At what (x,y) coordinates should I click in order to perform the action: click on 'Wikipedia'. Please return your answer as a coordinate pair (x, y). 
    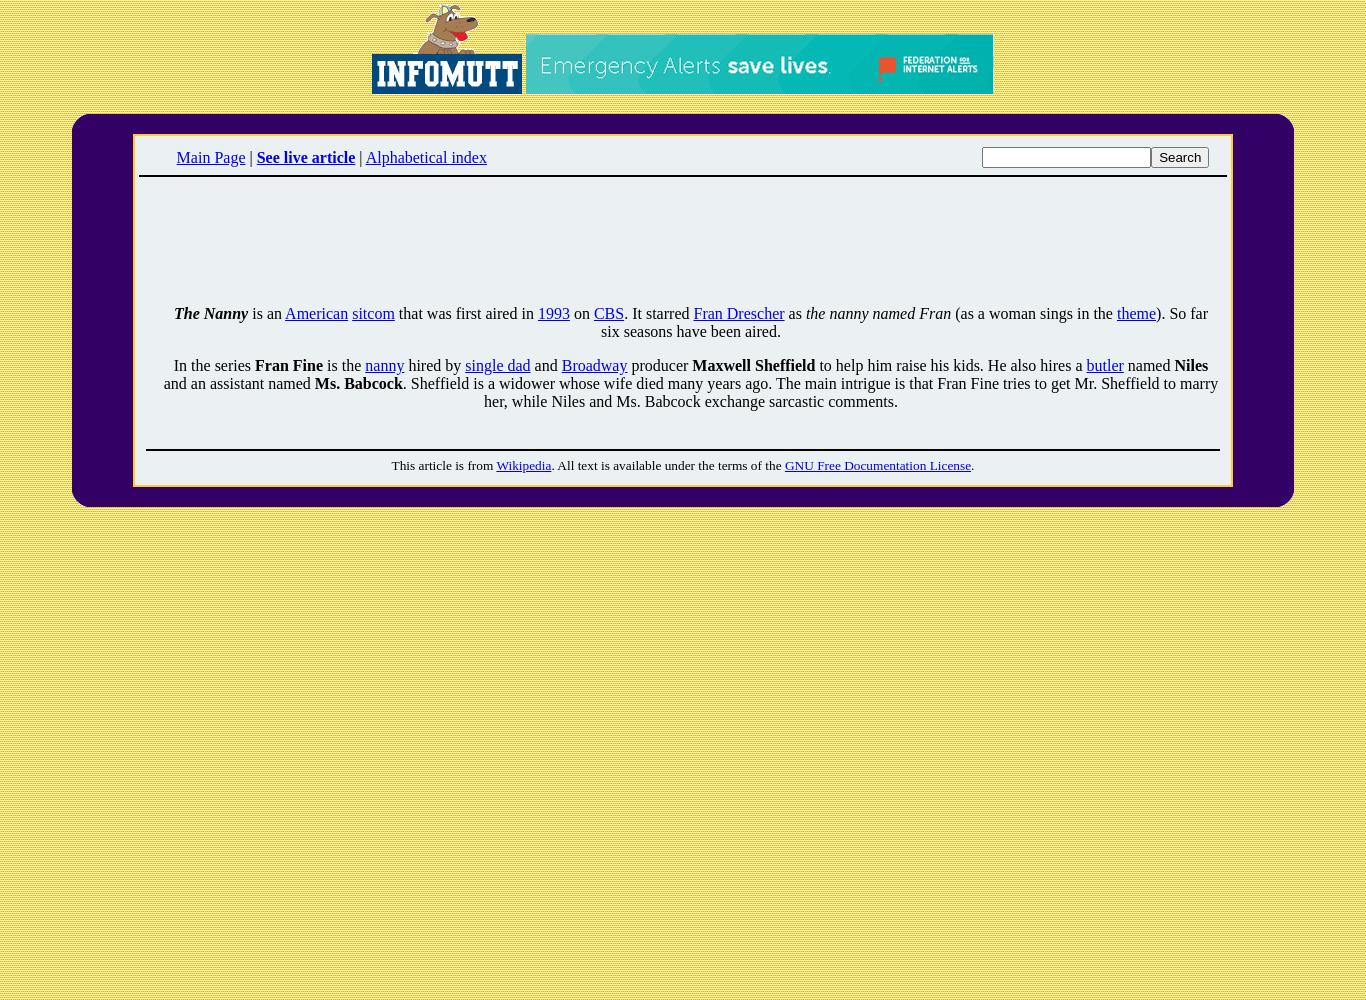
    Looking at the image, I should click on (523, 464).